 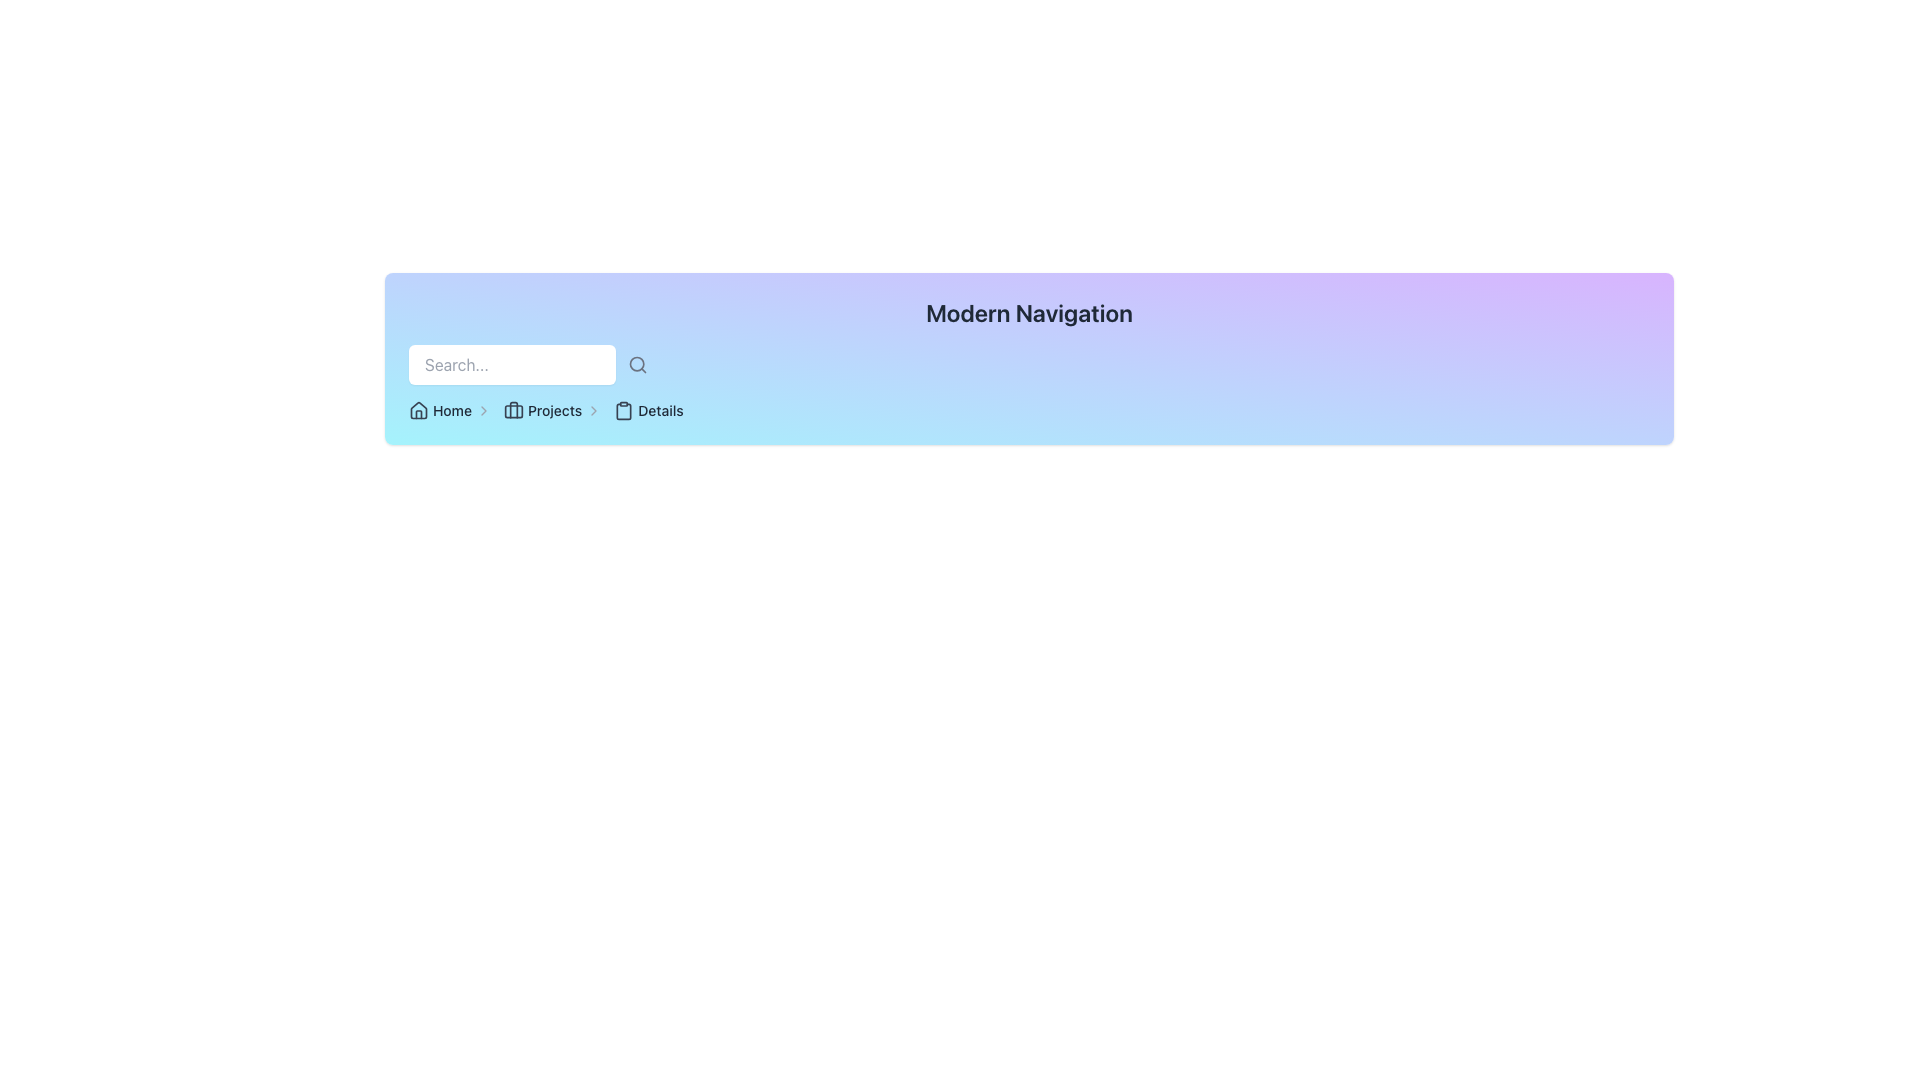 What do you see at coordinates (555, 410) in the screenshot?
I see `text label 'Projects' styled with medium-weight font and dark gray color, located in the breadcrumb navigation bar` at bounding box center [555, 410].